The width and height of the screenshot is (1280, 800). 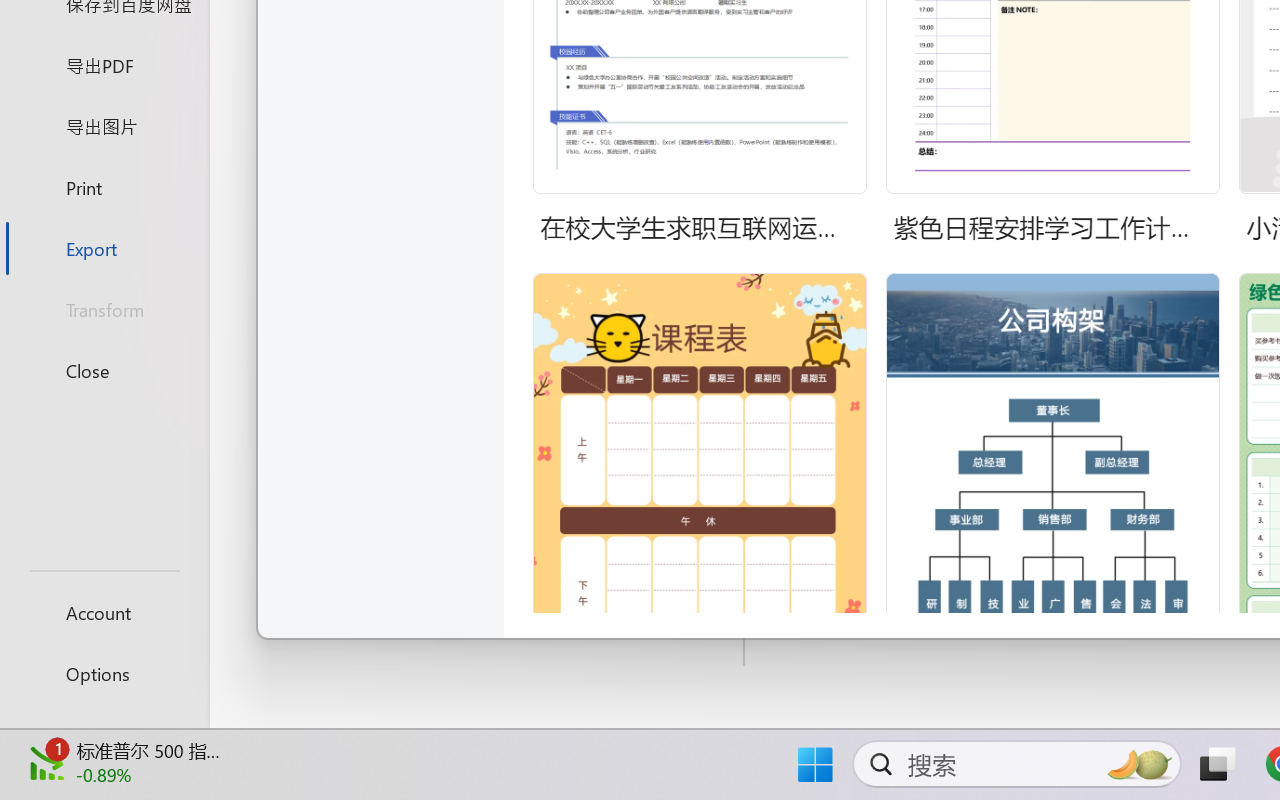 I want to click on 'Transform', so click(x=103, y=308).